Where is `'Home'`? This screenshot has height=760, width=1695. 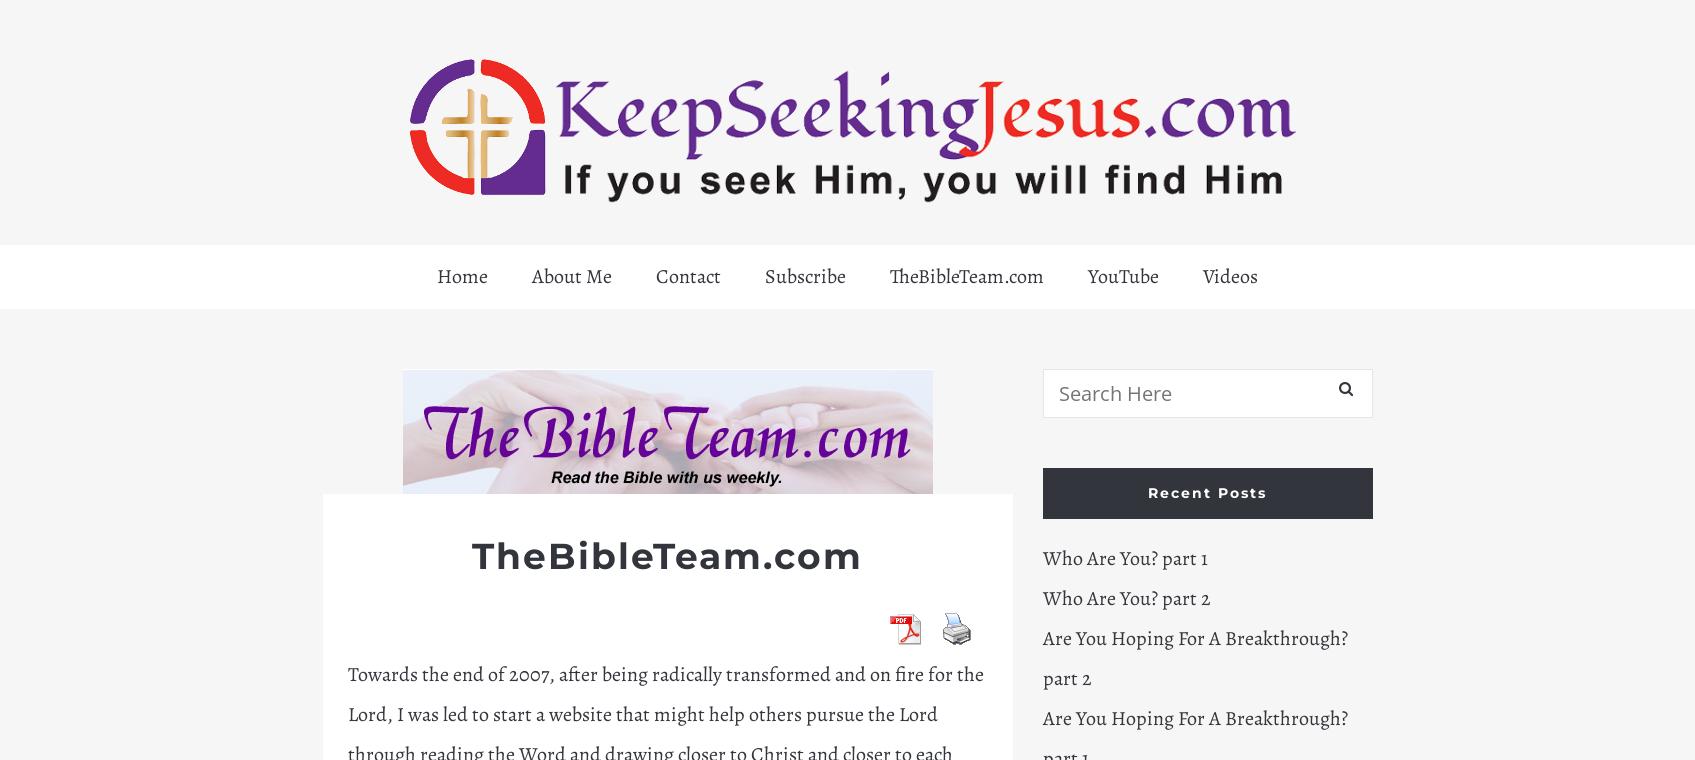
'Home' is located at coordinates (461, 275).